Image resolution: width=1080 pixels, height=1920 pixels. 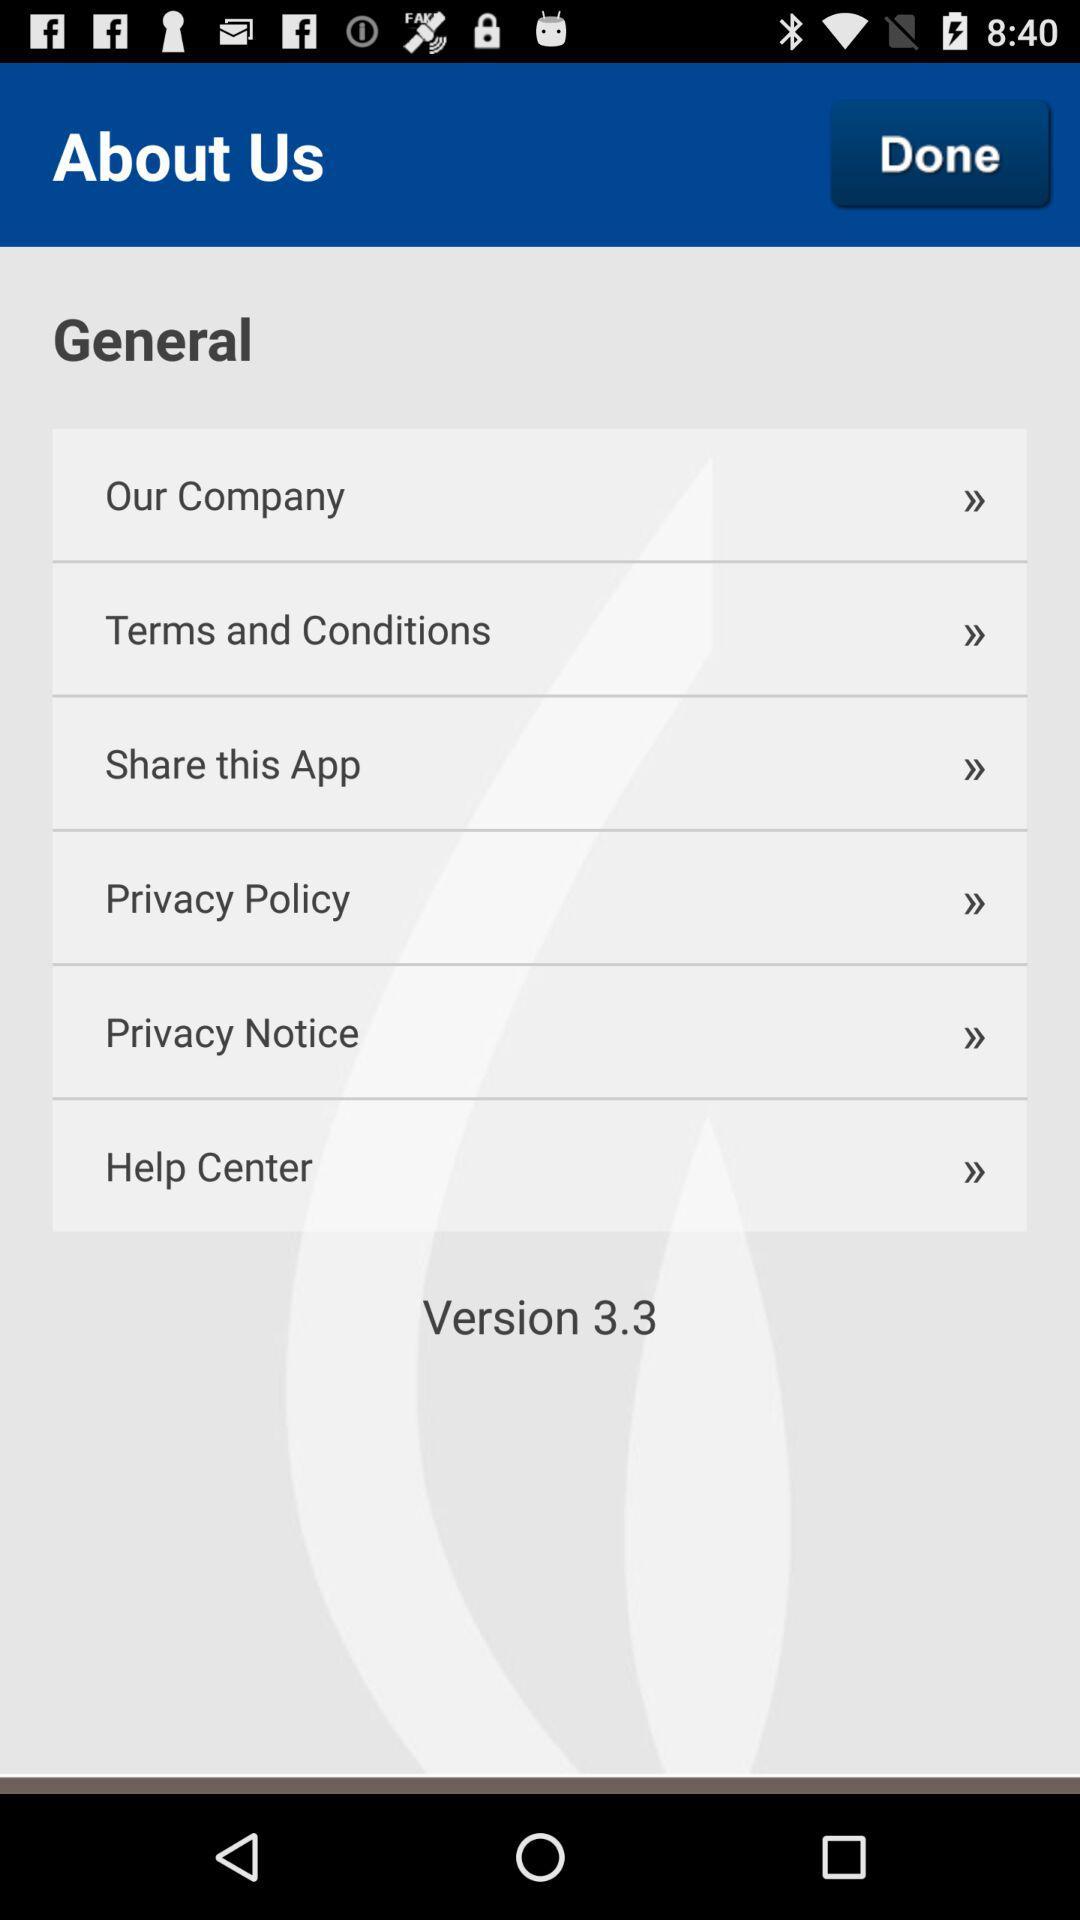 I want to click on the share this app, so click(x=477, y=762).